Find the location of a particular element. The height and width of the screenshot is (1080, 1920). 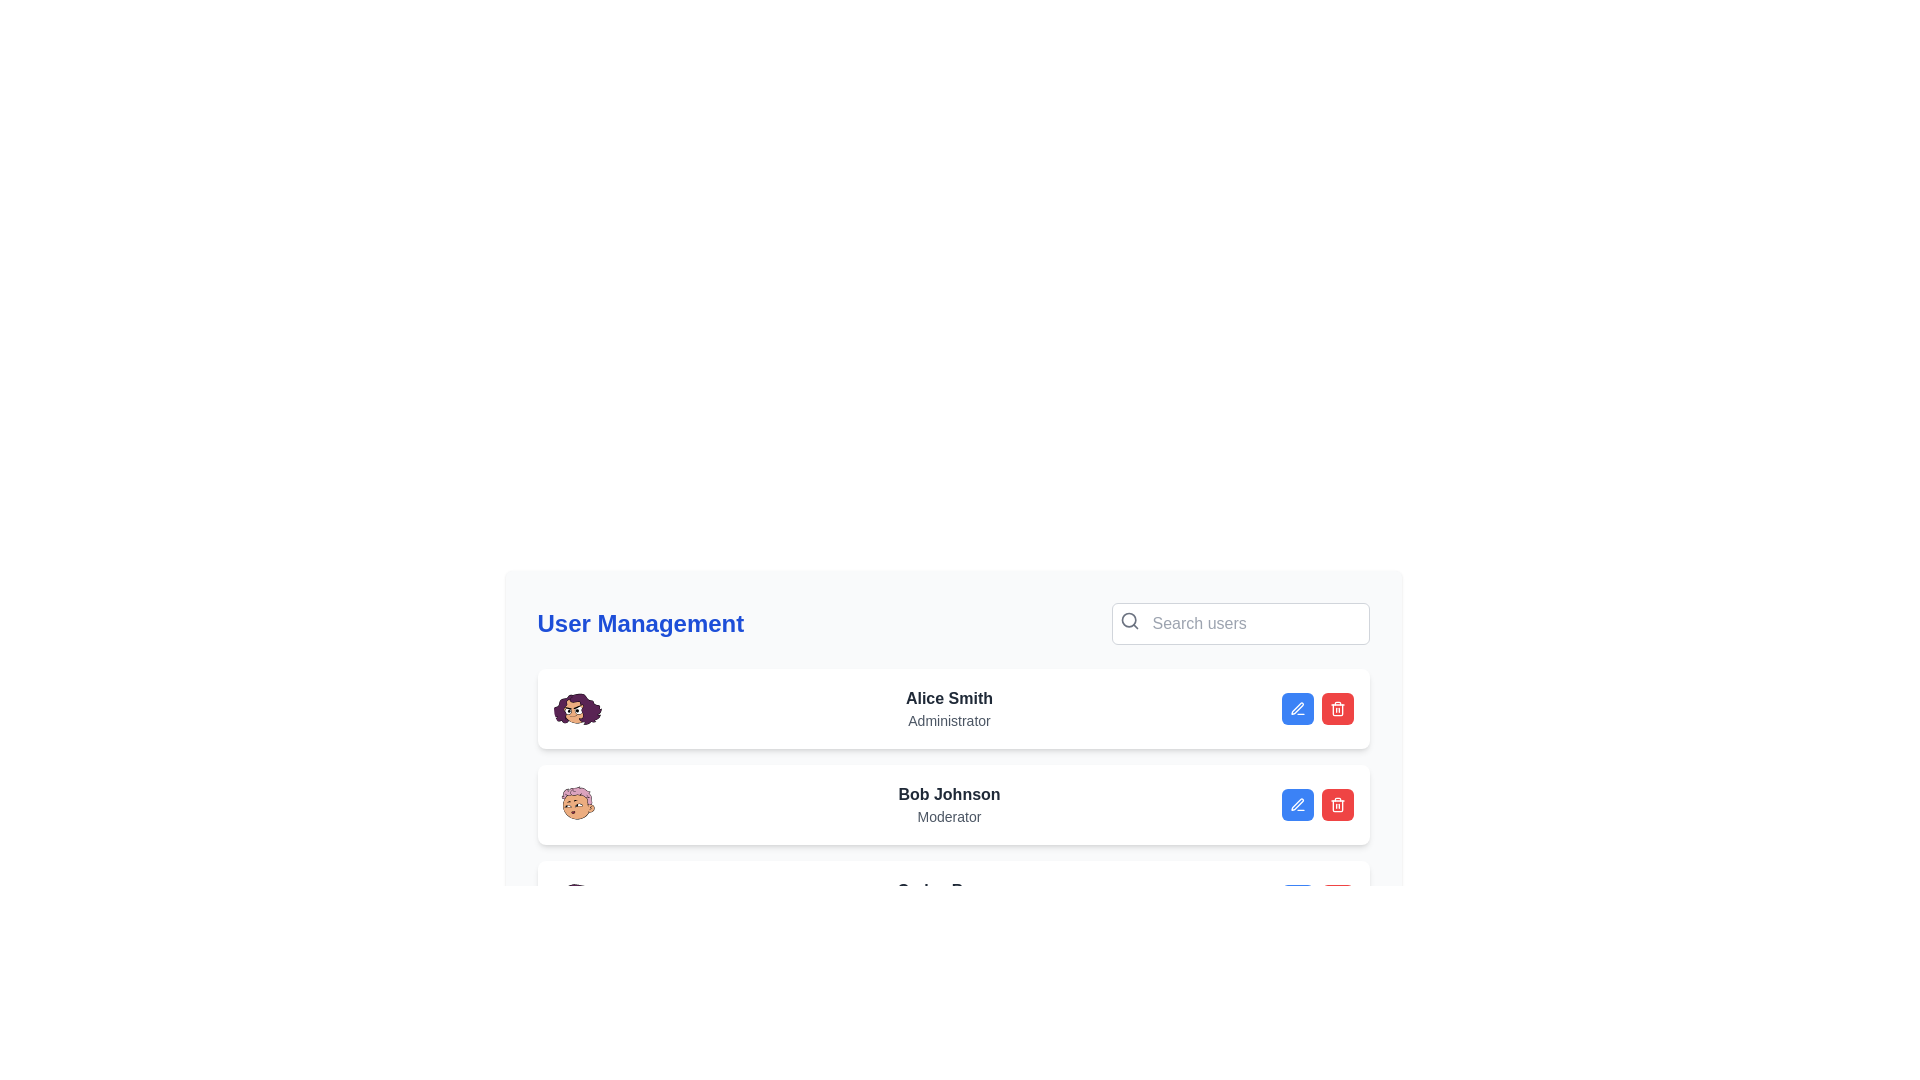

the second user entry in the 'User Management' section is located at coordinates (952, 804).